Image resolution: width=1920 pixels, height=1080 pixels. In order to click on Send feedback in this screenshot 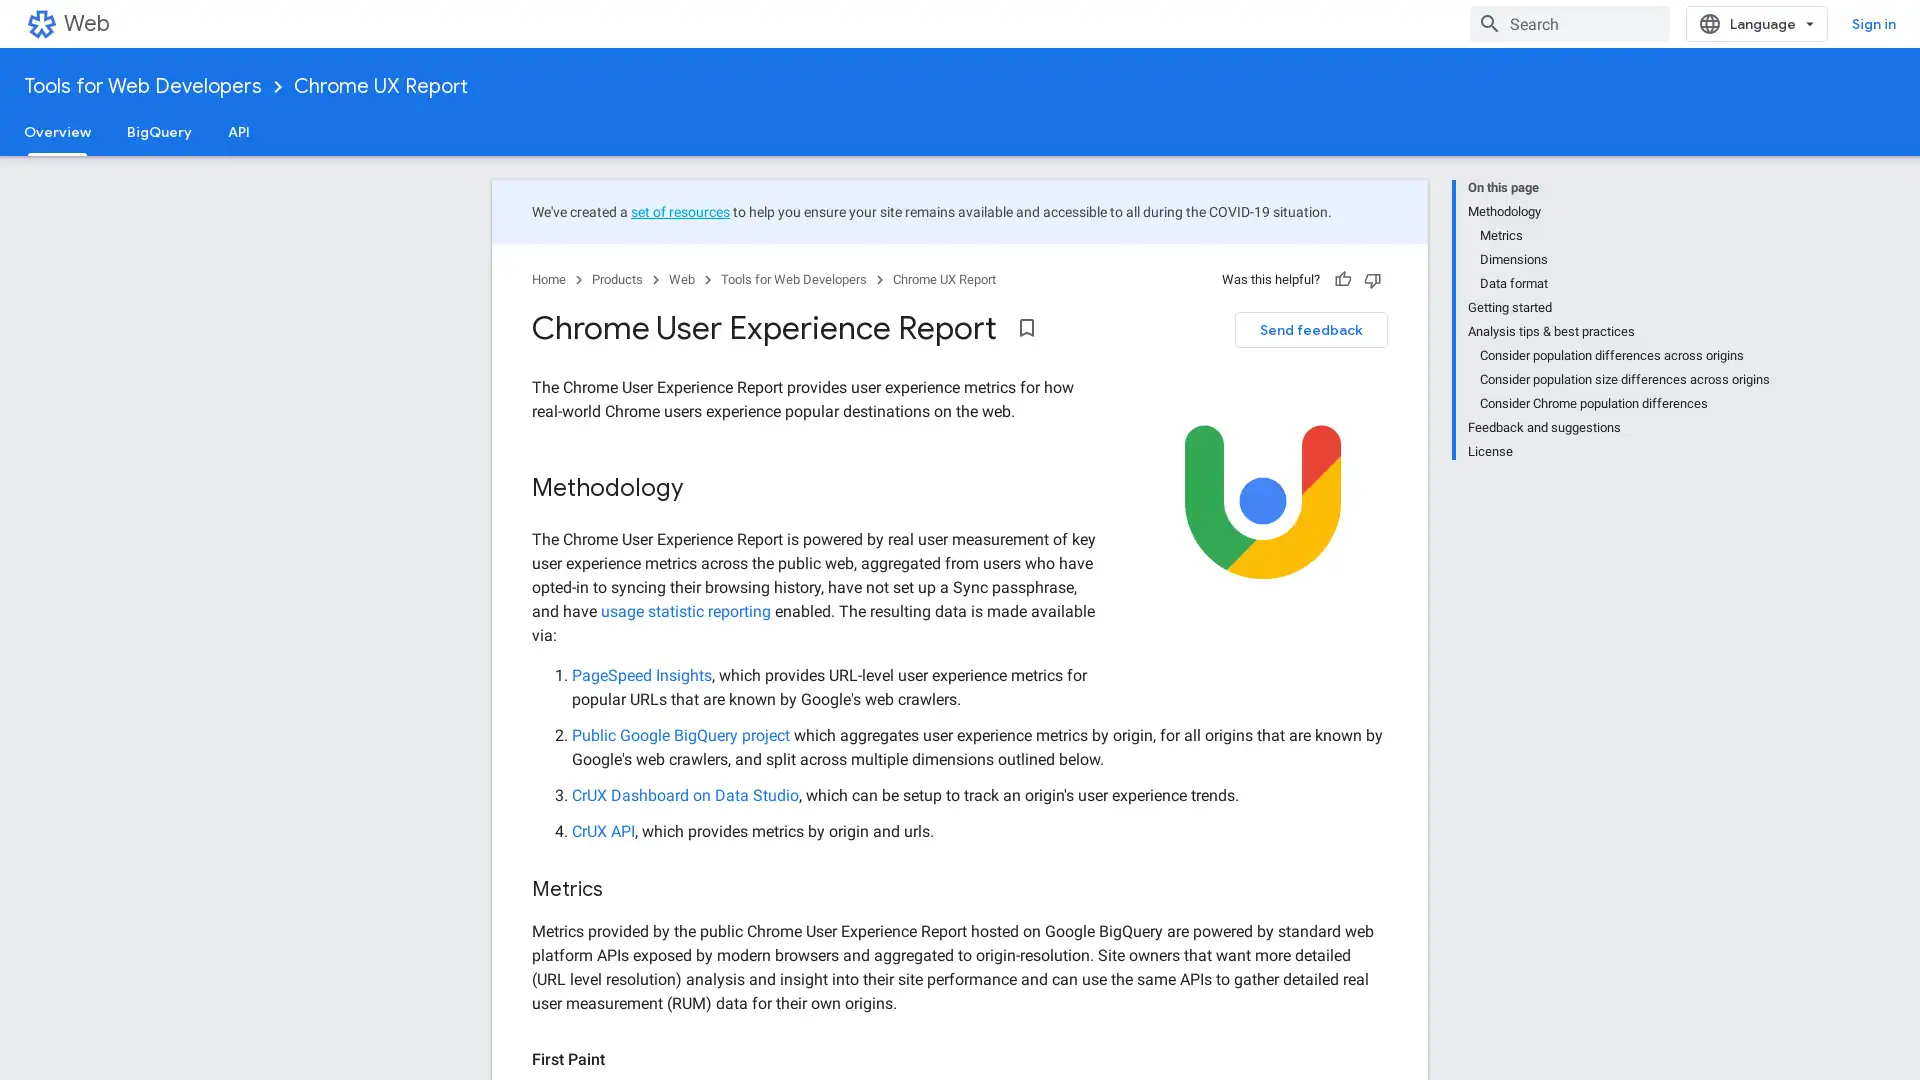, I will do `click(1311, 329)`.